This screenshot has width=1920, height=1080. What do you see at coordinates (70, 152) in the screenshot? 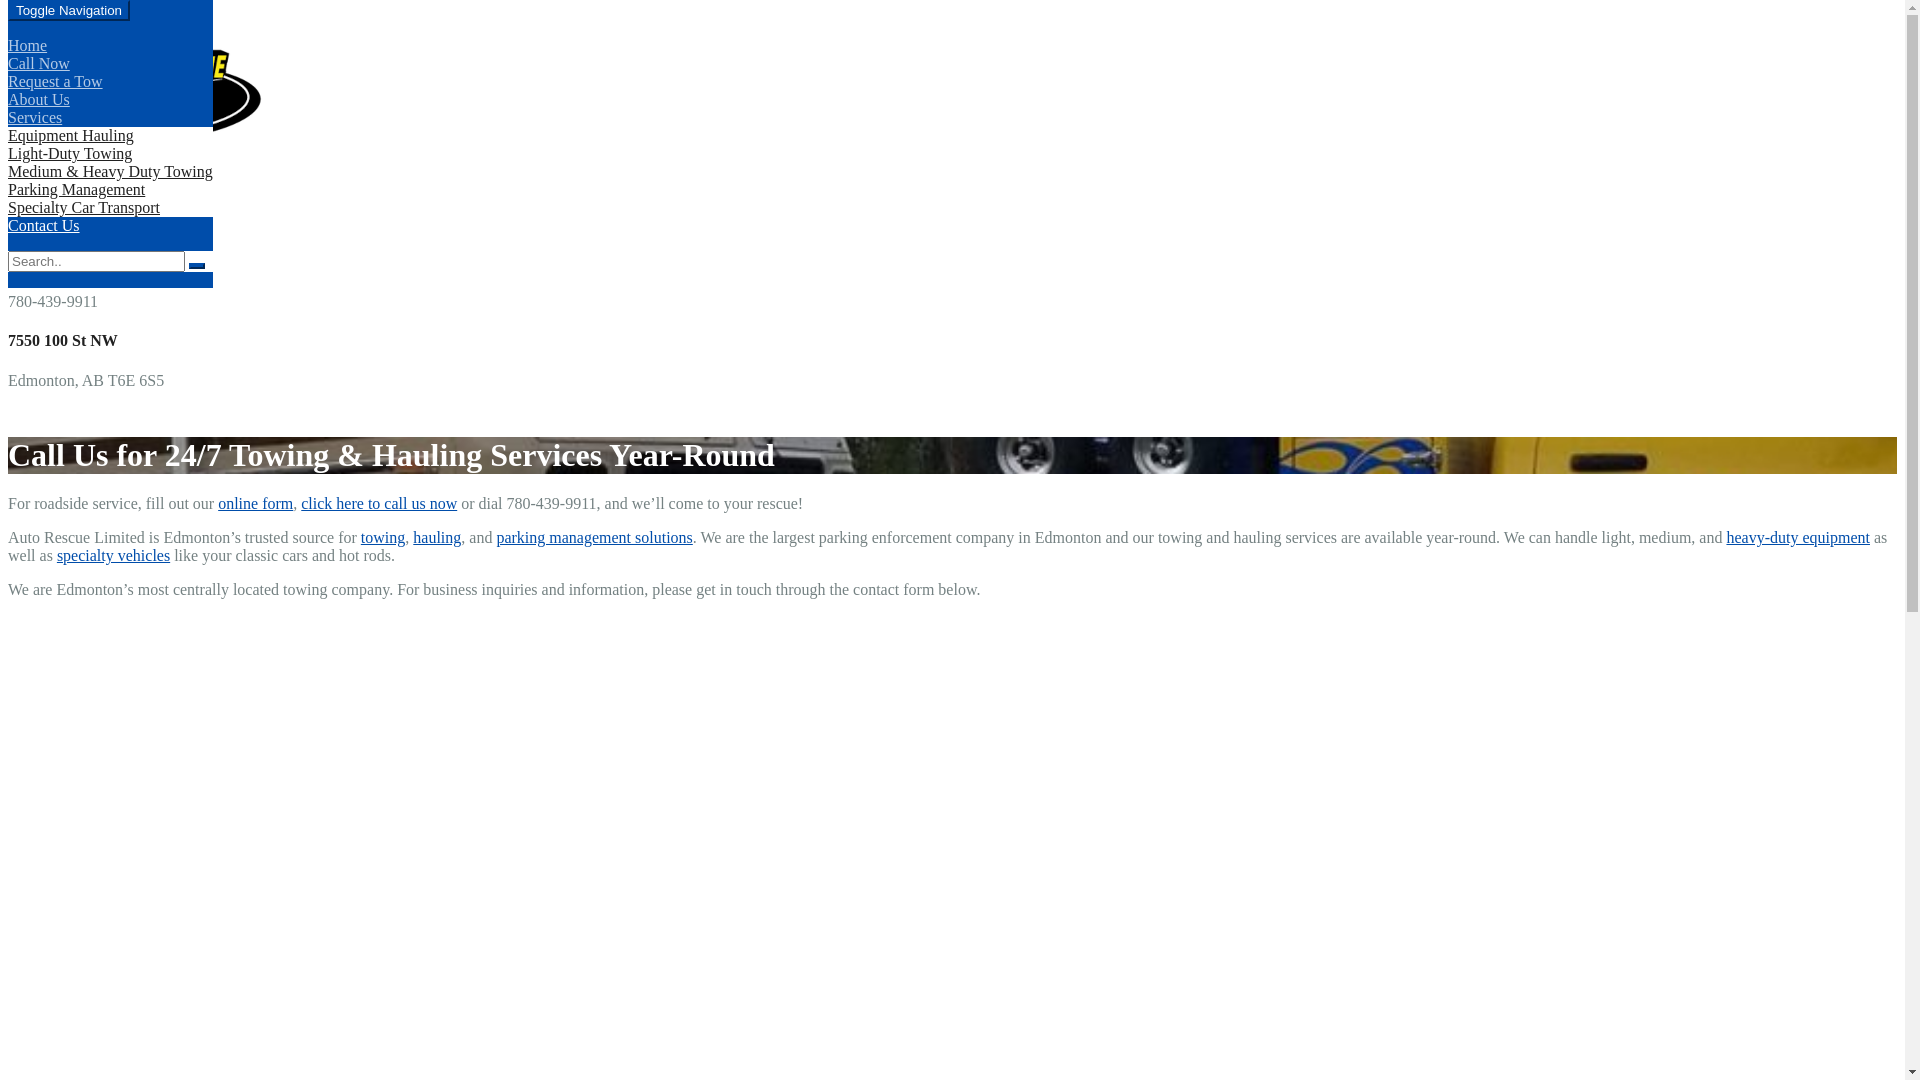
I see `'Light-Duty Towing'` at bounding box center [70, 152].